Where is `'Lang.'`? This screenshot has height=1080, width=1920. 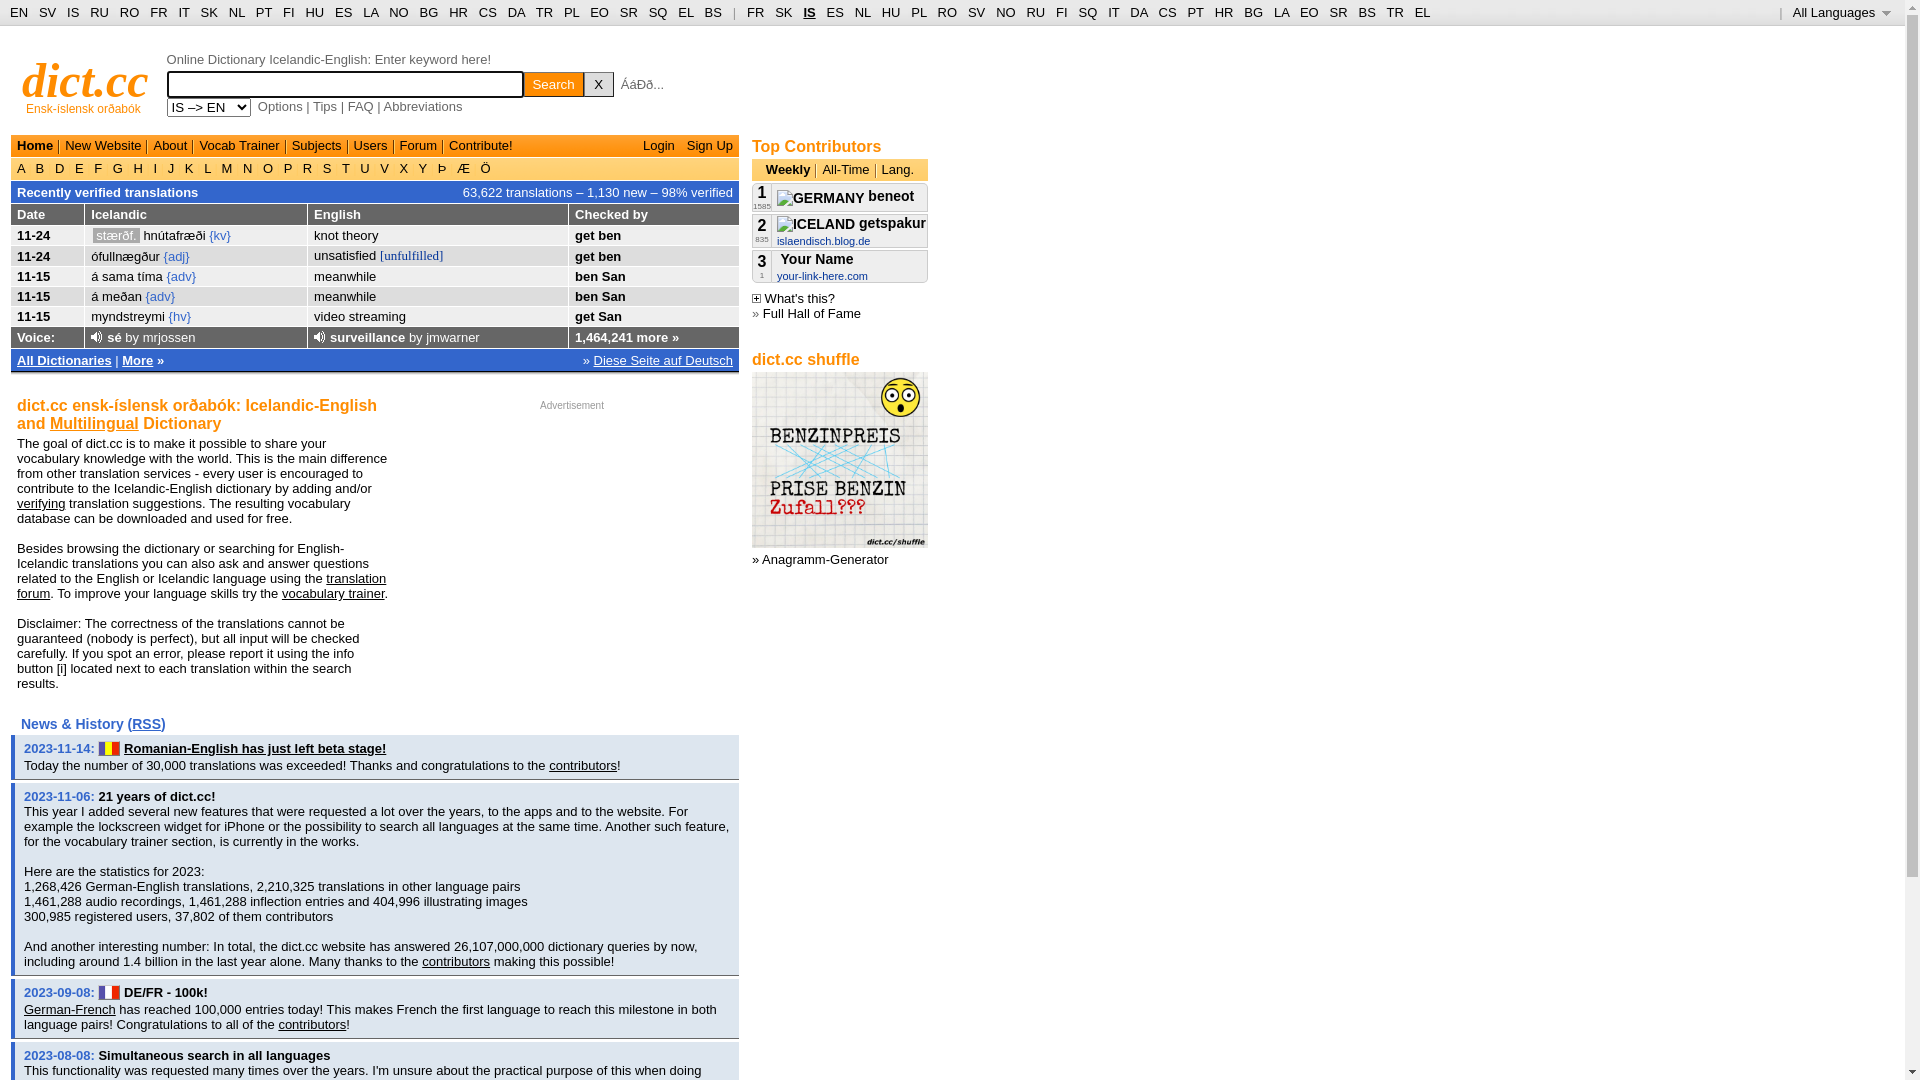
'Lang.' is located at coordinates (897, 168).